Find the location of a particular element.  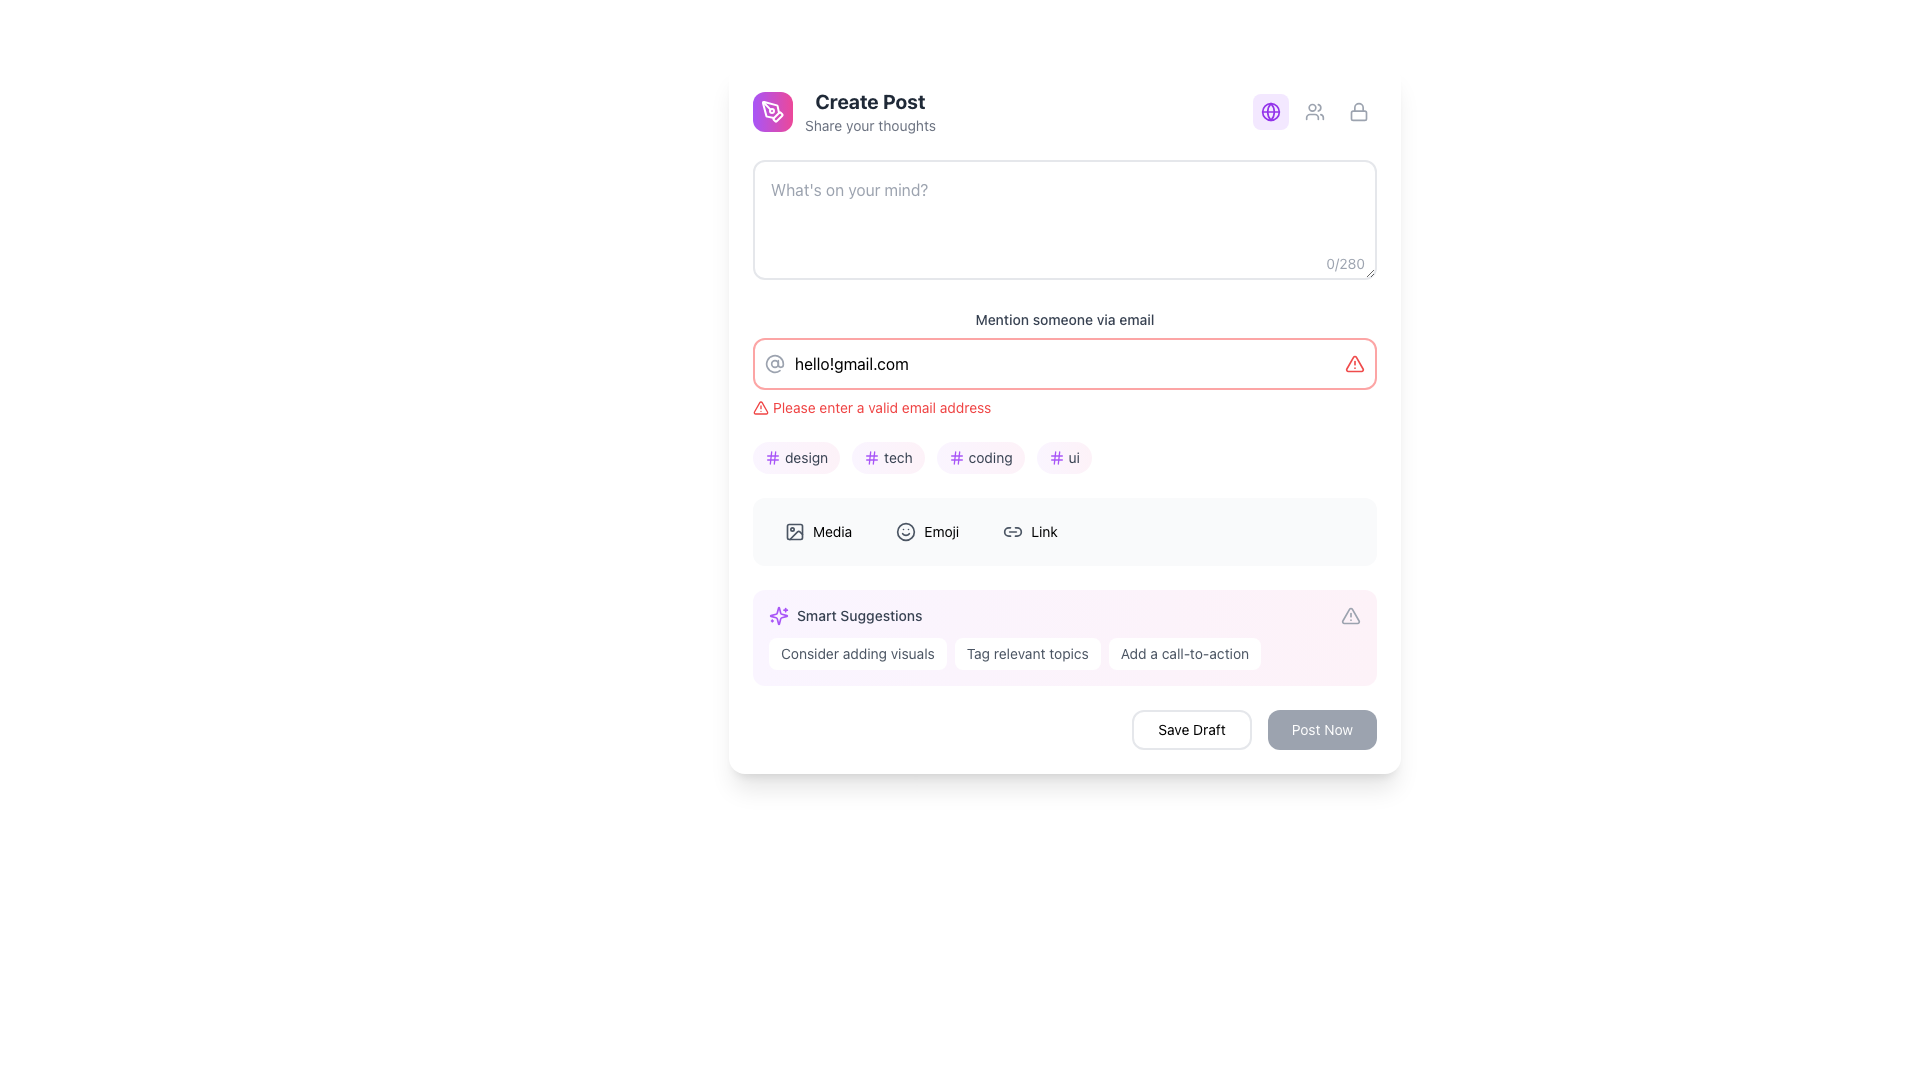

the decorative icon associated with the 'tech' label is located at coordinates (872, 458).